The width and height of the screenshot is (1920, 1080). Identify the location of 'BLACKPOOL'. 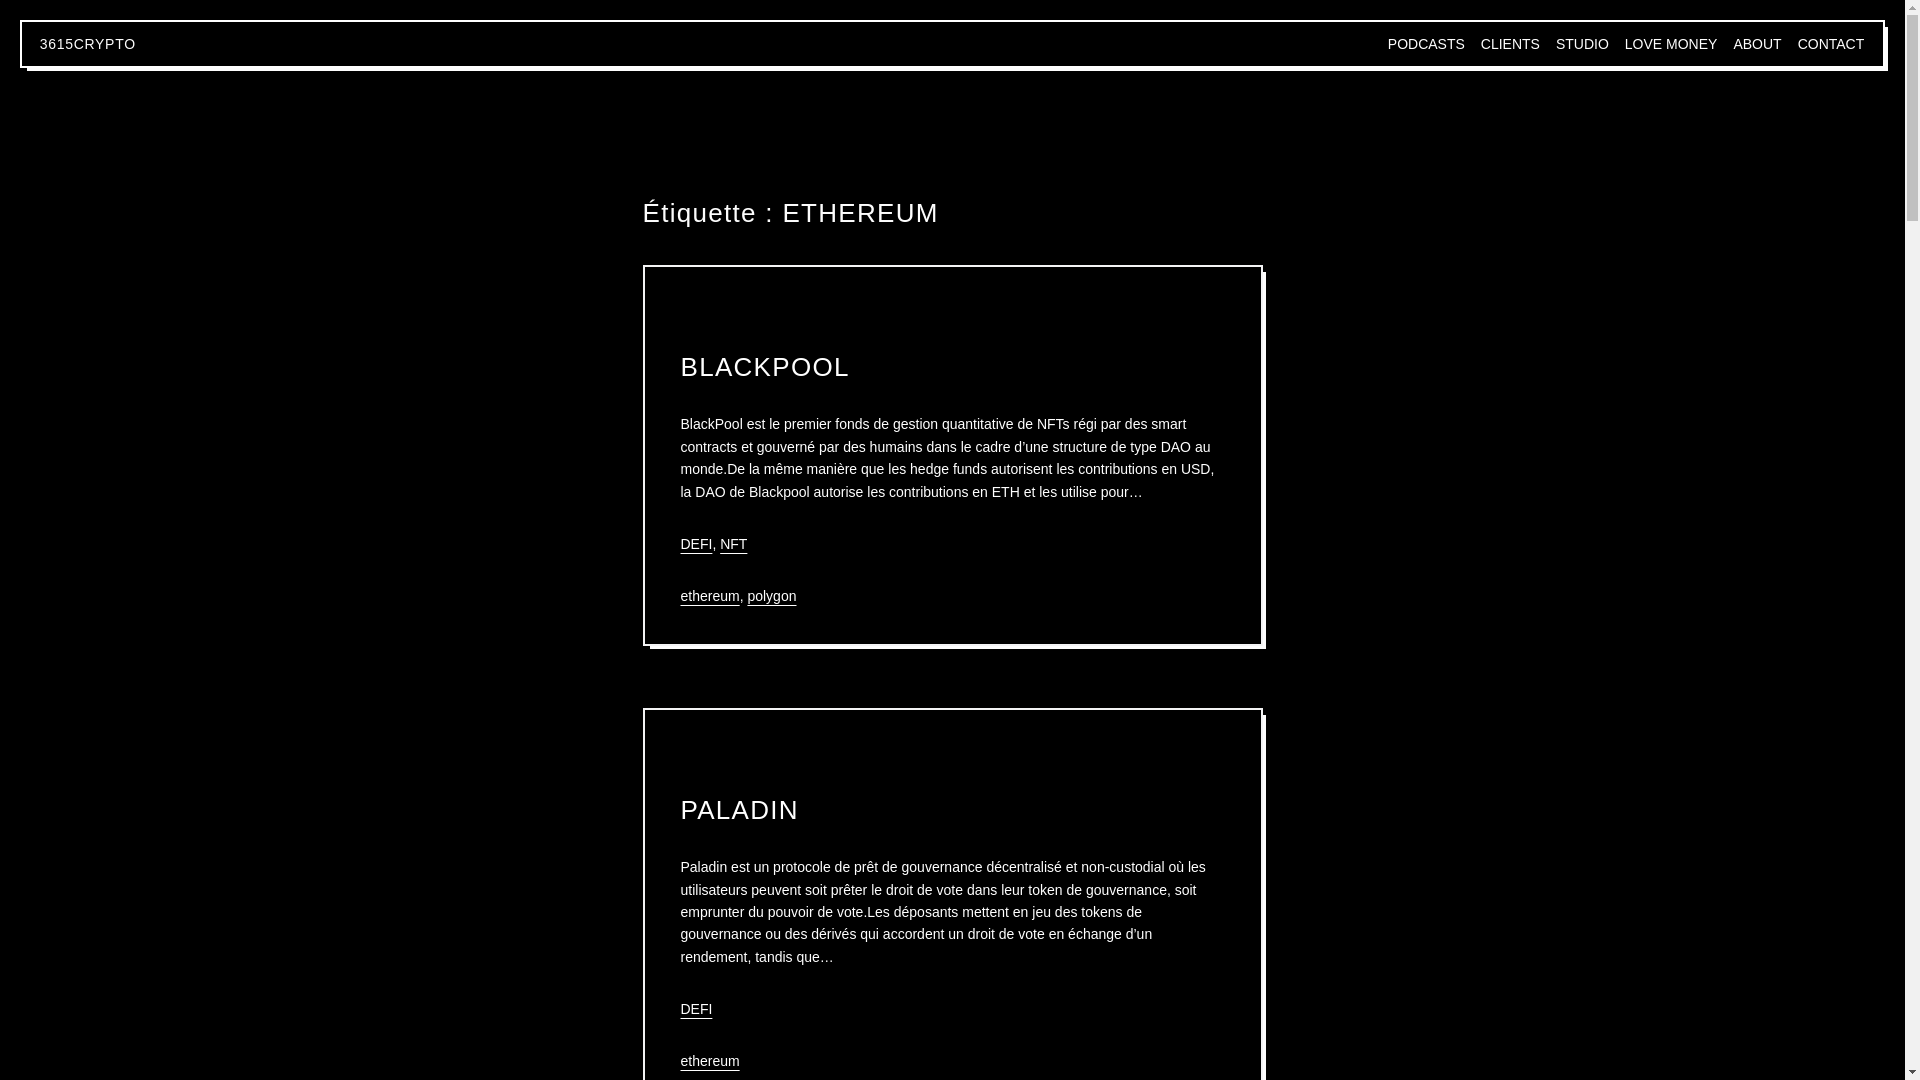
(763, 367).